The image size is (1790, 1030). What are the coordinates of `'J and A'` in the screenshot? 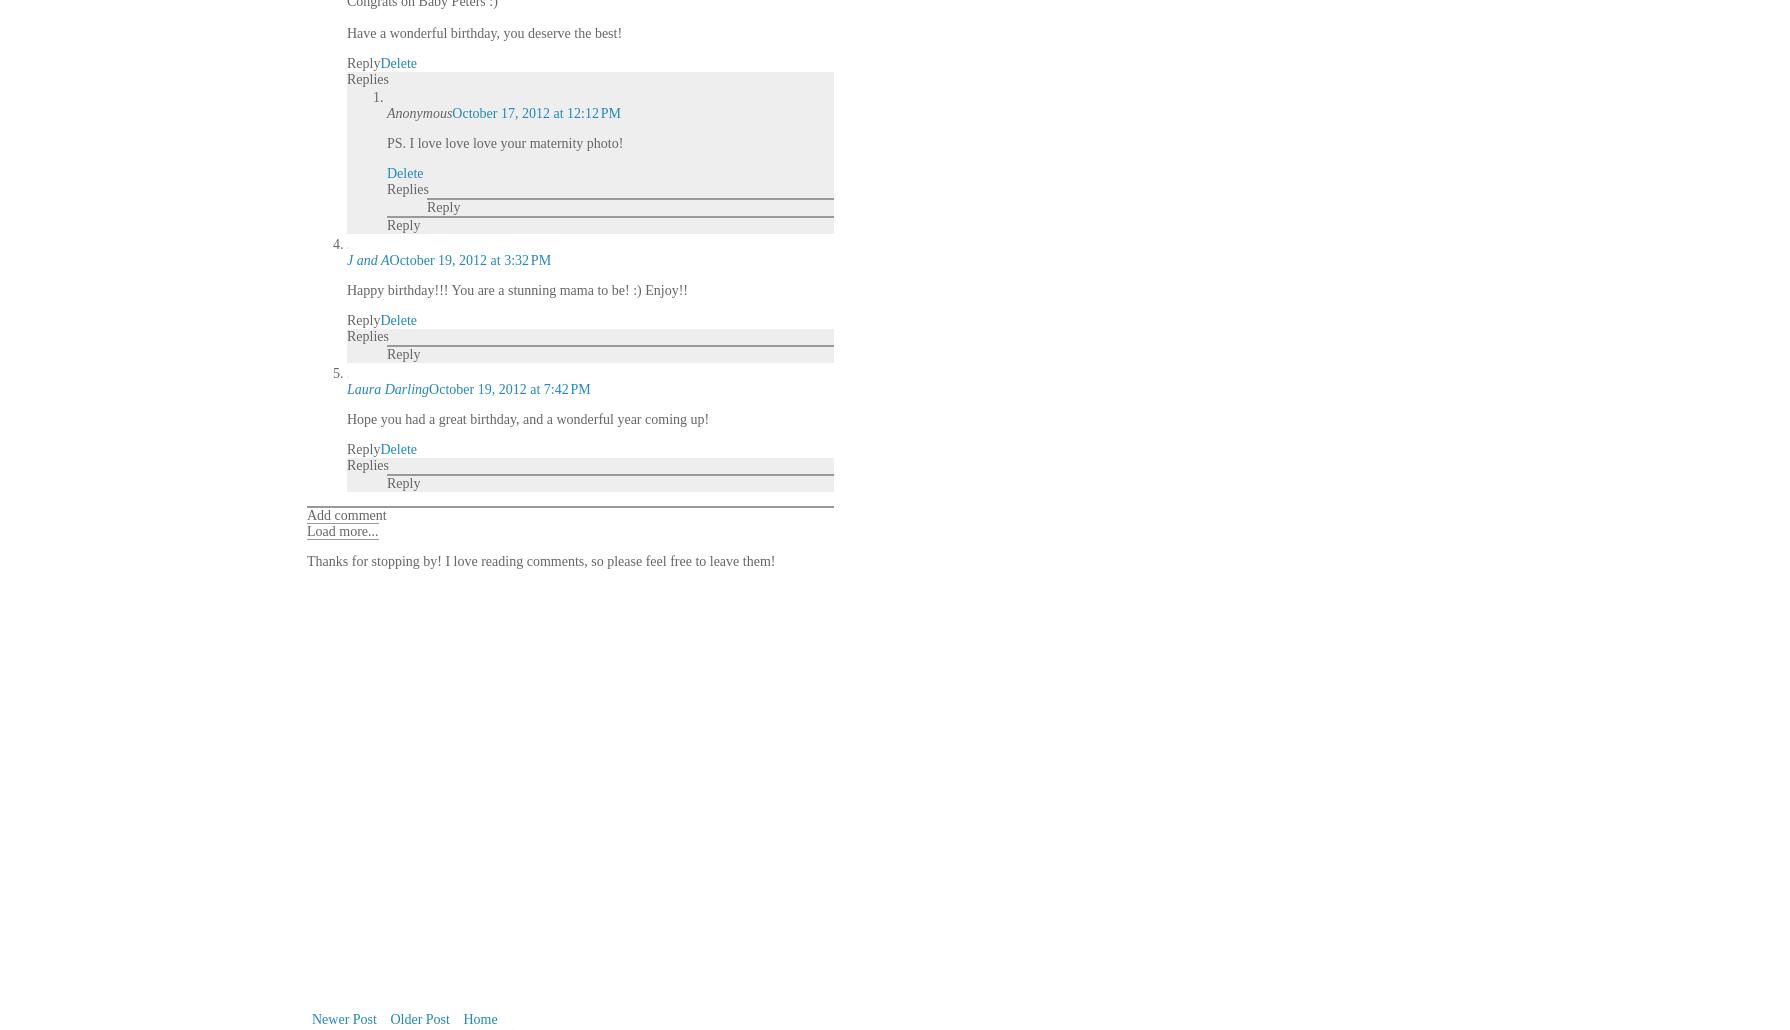 It's located at (368, 259).